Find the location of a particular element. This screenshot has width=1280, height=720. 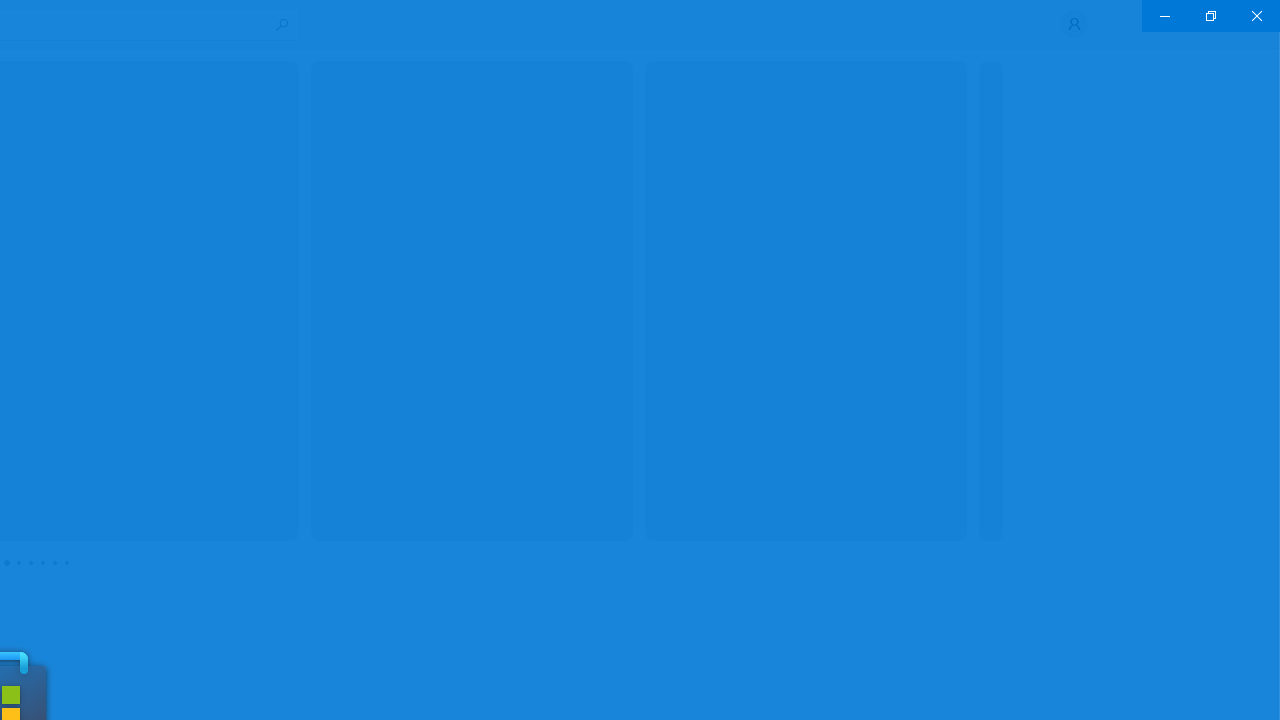

'Pager' is located at coordinates (37, 563).